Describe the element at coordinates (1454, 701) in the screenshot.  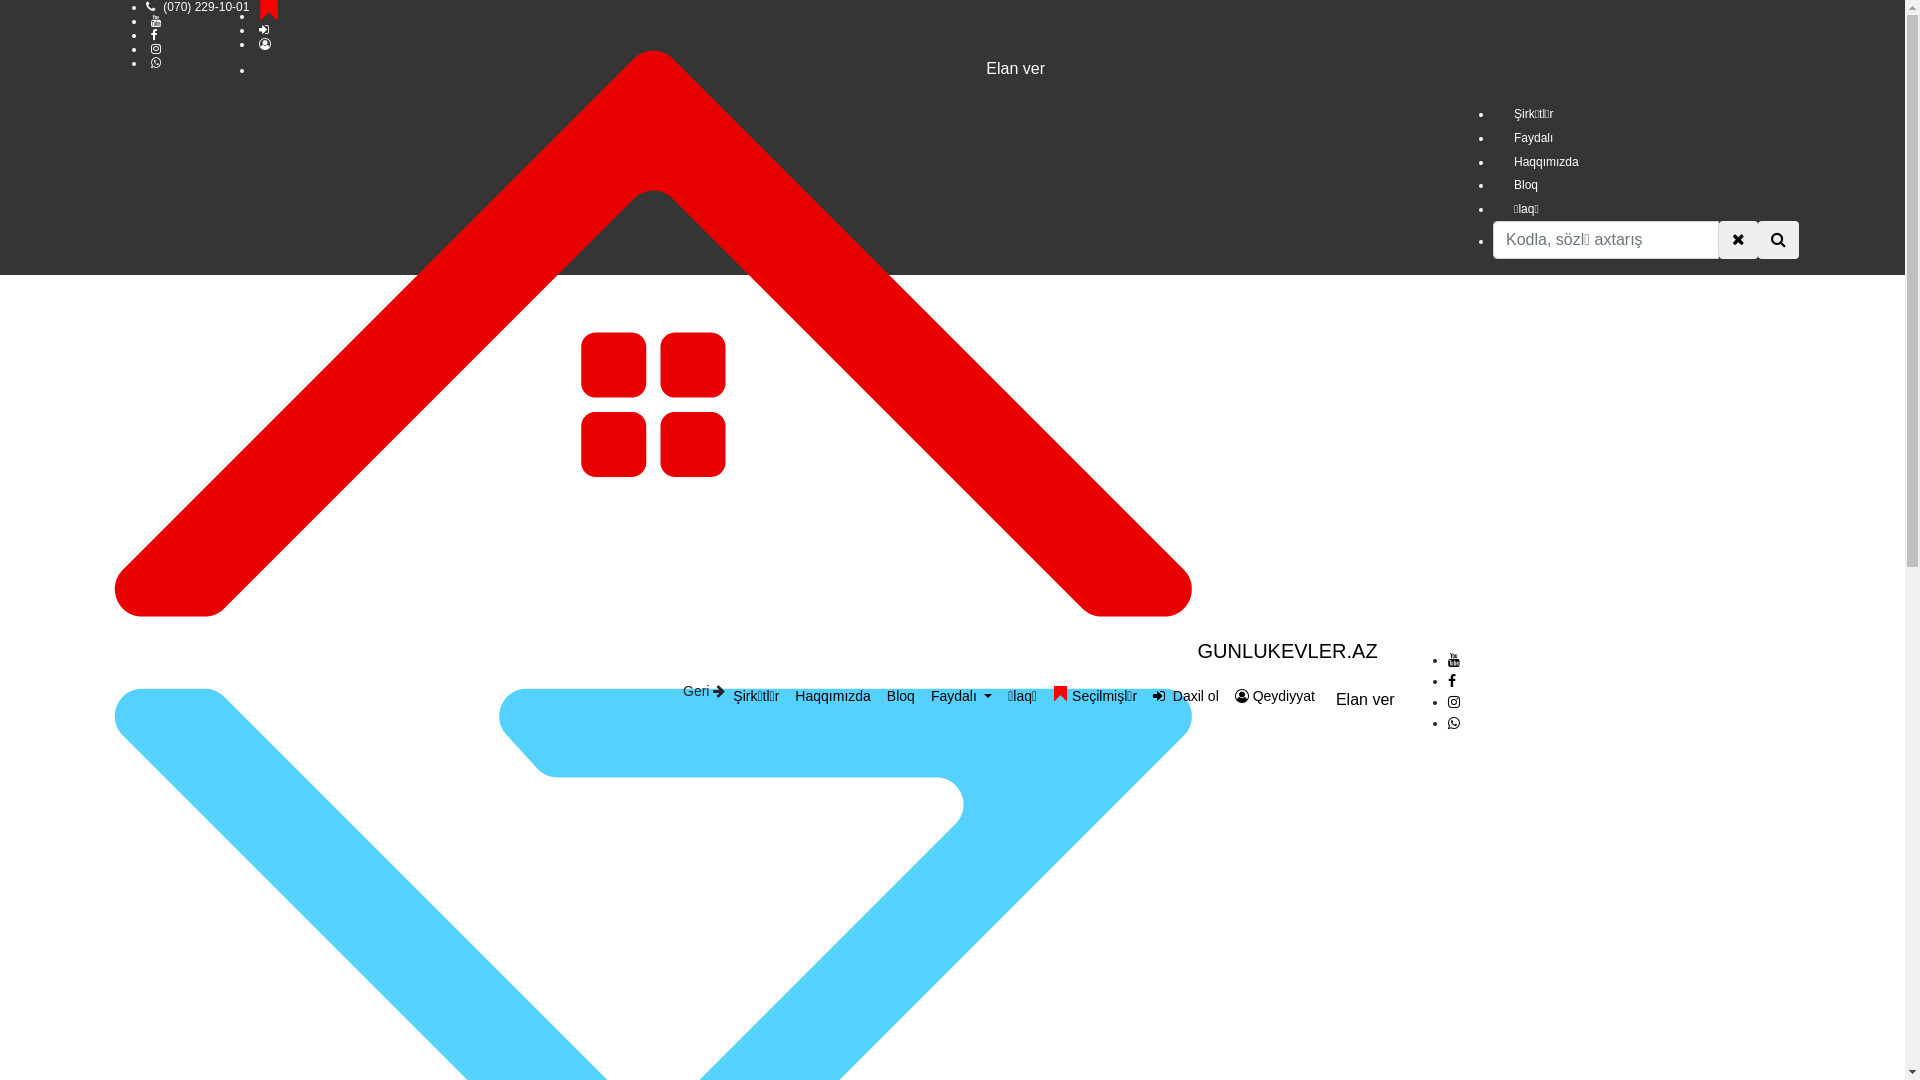
I see `'Instagram'` at that location.